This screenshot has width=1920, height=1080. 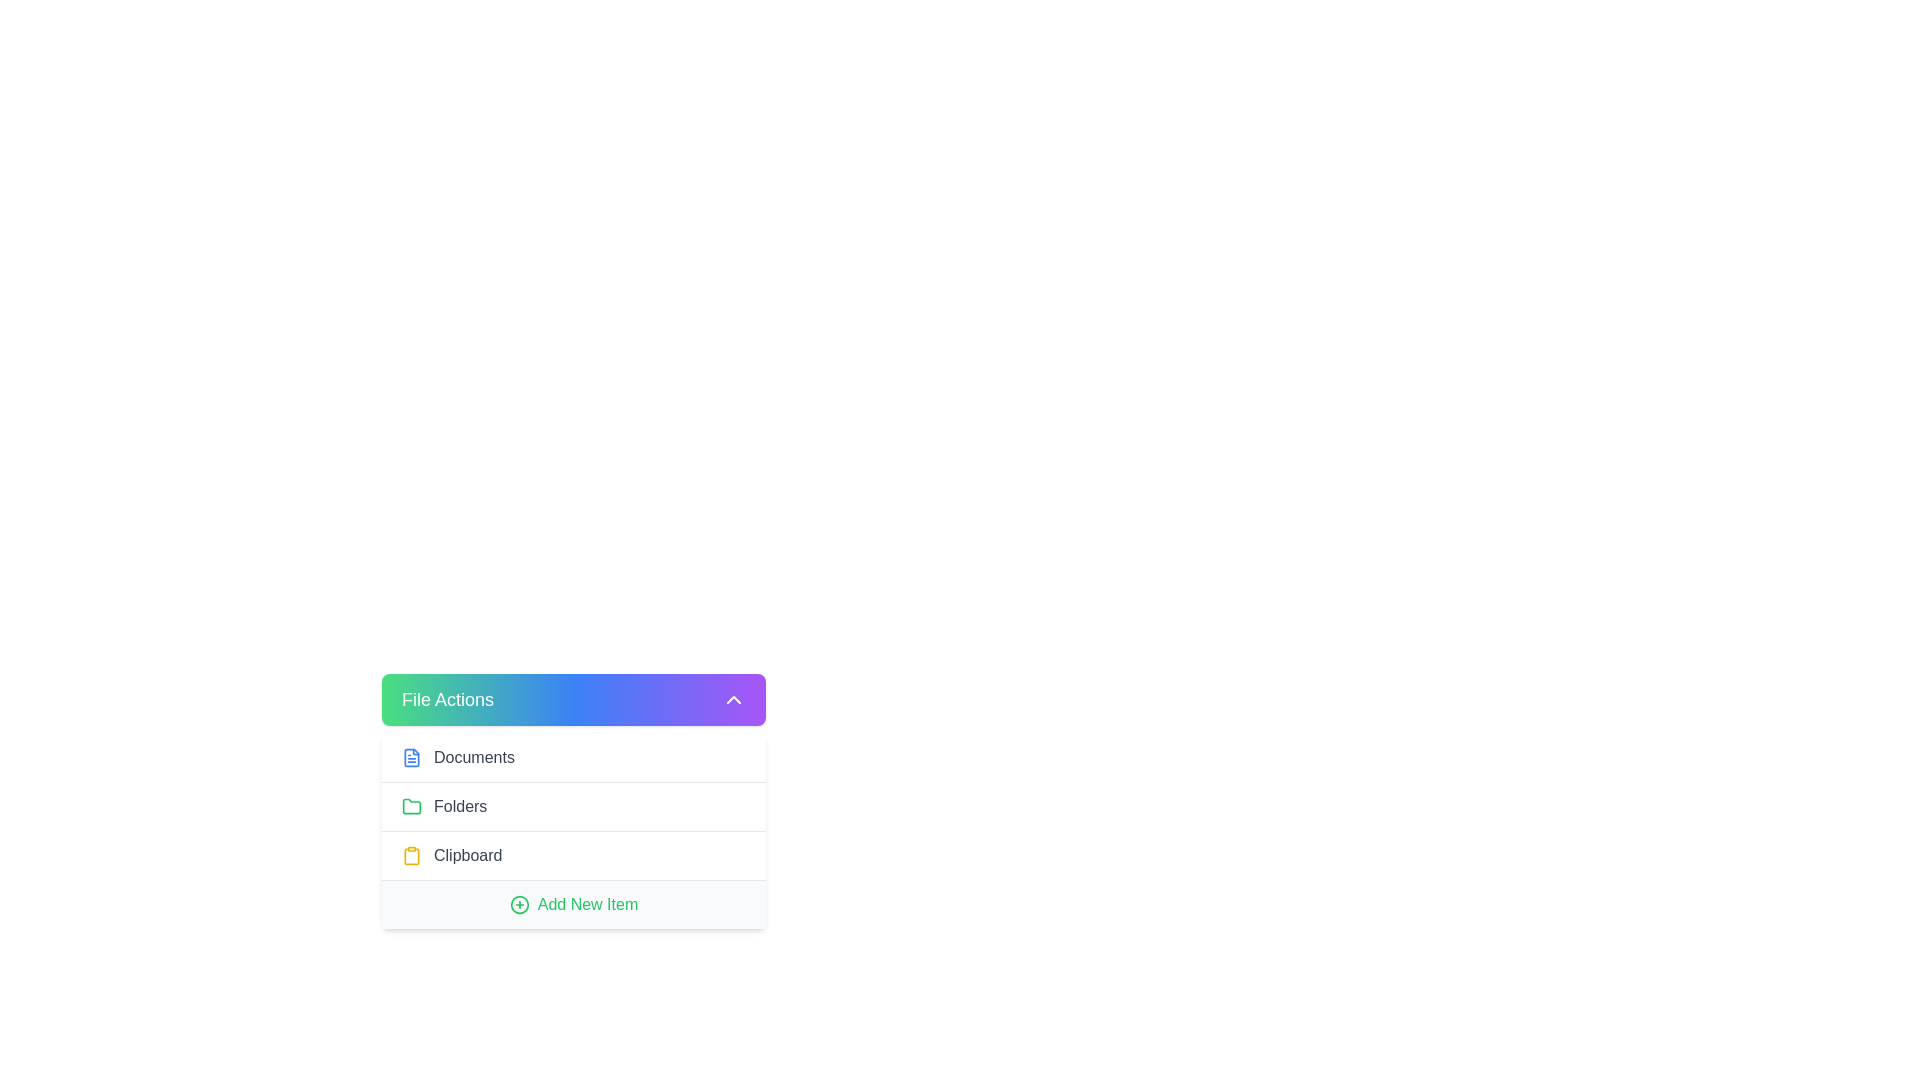 I want to click on the SVG icon with a circular shape and a plus symbol, so click(x=519, y=905).